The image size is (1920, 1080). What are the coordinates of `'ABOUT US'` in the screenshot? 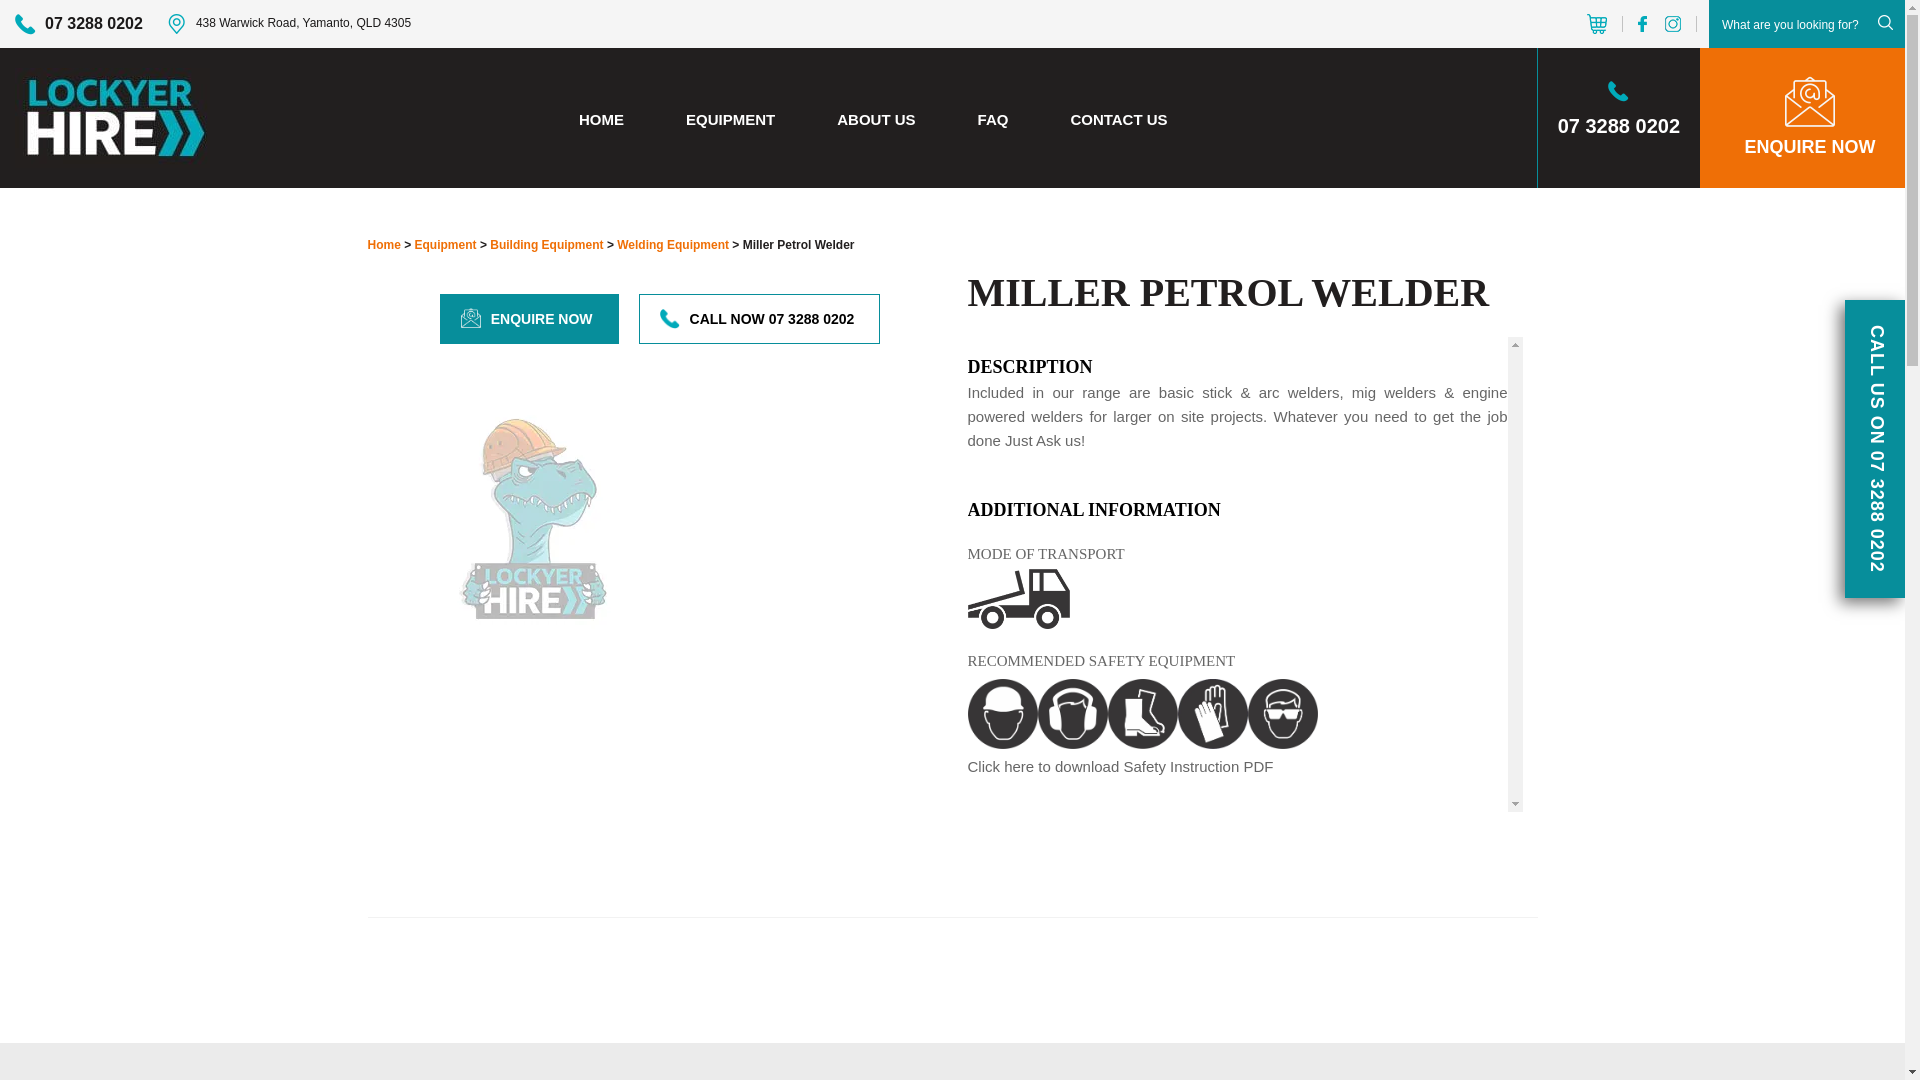 It's located at (876, 119).